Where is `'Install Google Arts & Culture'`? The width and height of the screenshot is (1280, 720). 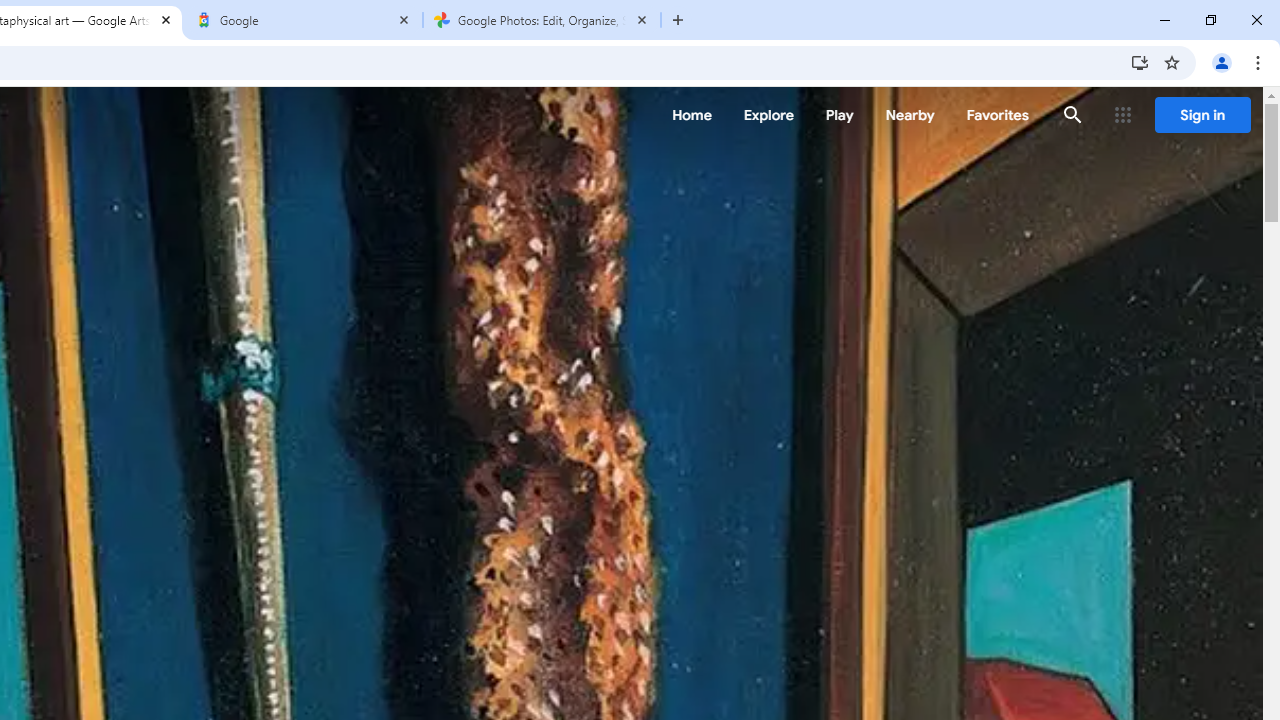 'Install Google Arts & Culture' is located at coordinates (1139, 61).